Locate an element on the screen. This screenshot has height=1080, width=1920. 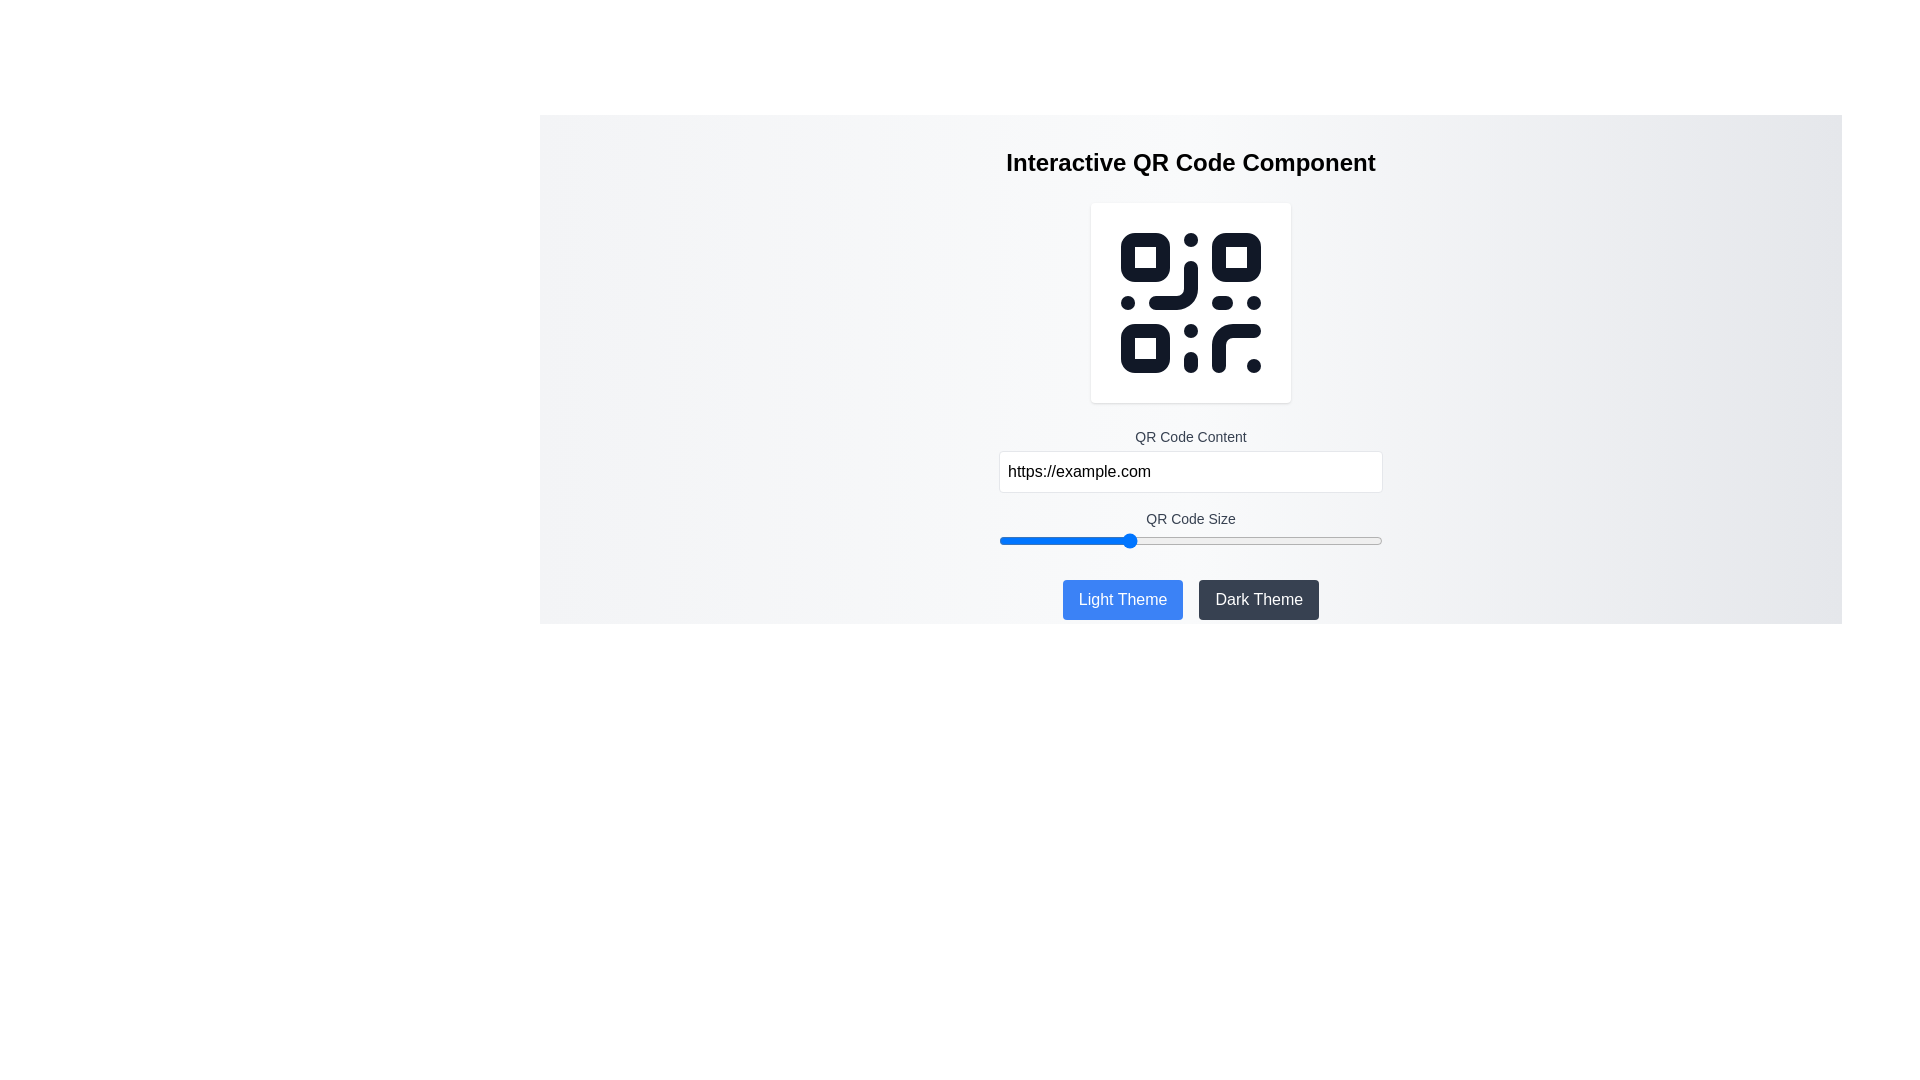
the small square with rounded corners located at the top-left part of the QR code design is located at coordinates (1145, 256).